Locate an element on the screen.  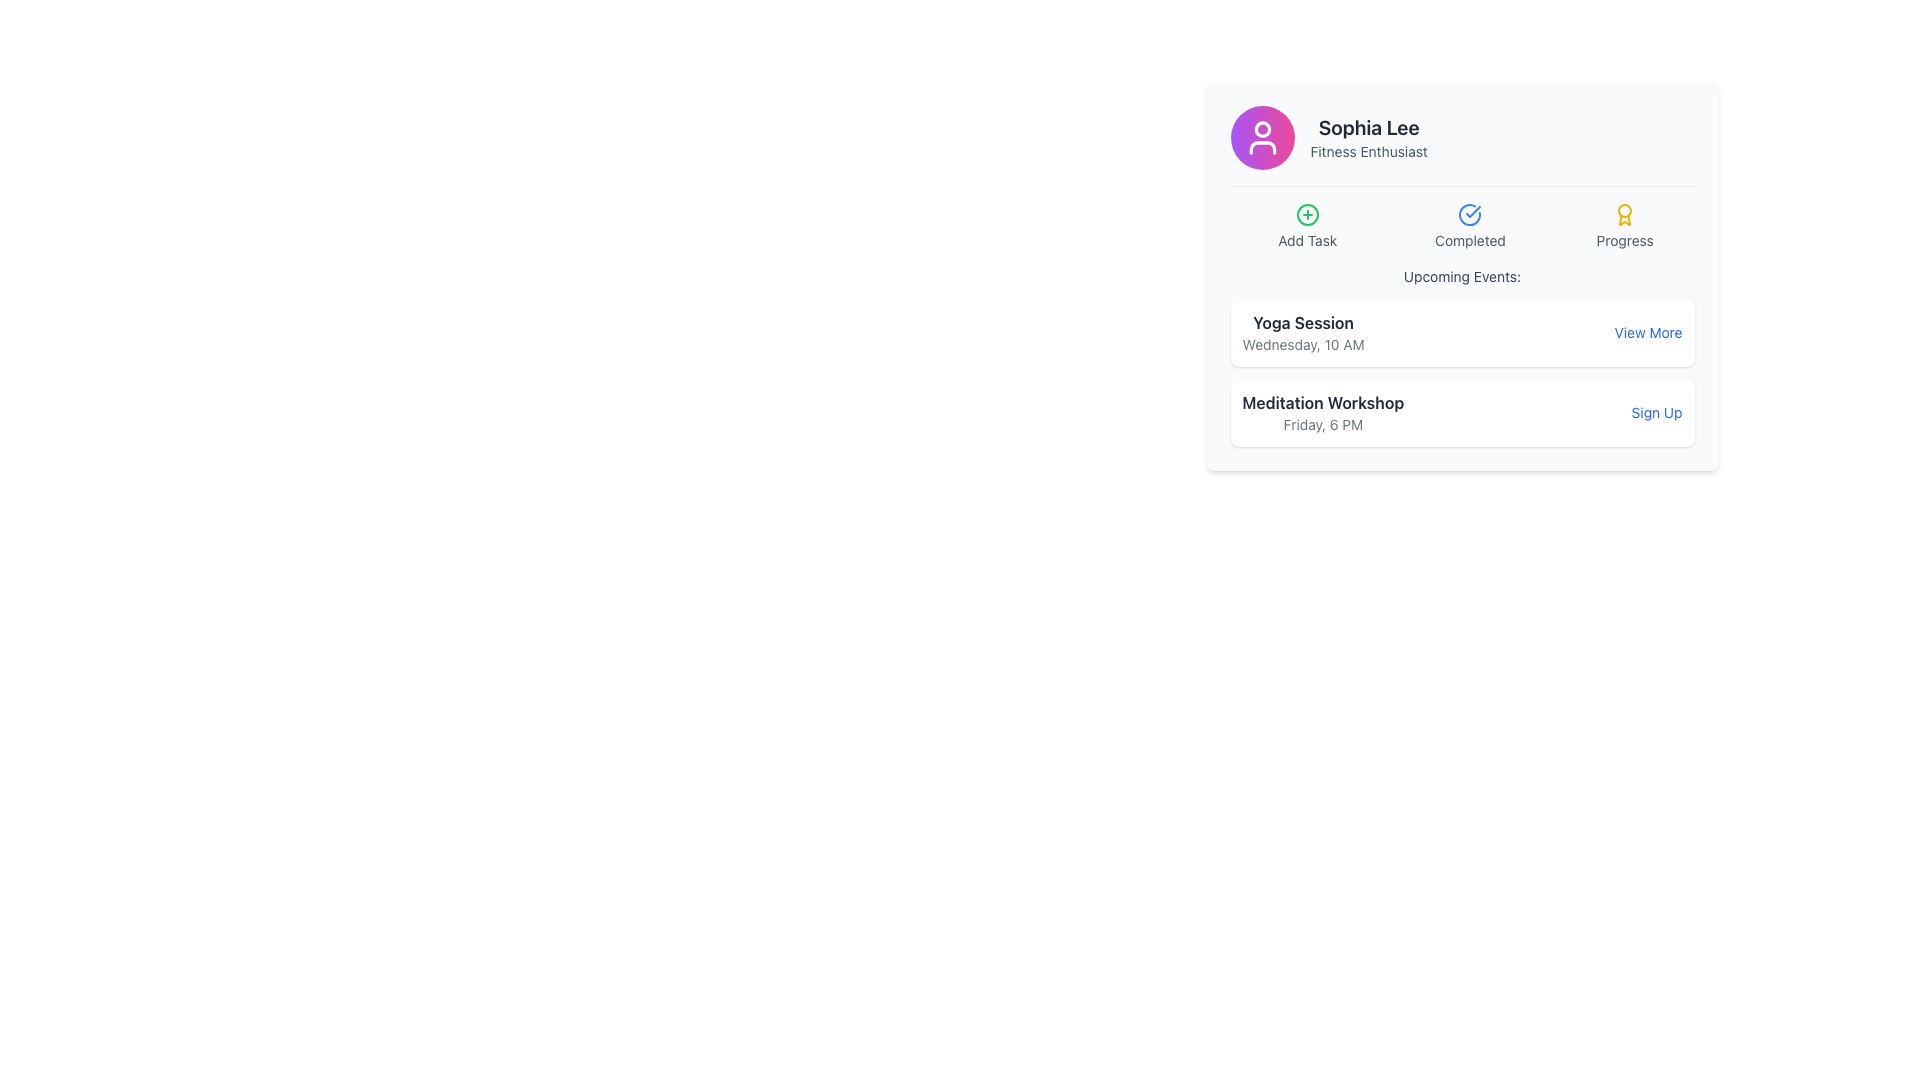
the user avatar located in the top-left corner of the card displaying 'Sophia Lee' and 'Fitness Enthusiast' is located at coordinates (1261, 137).